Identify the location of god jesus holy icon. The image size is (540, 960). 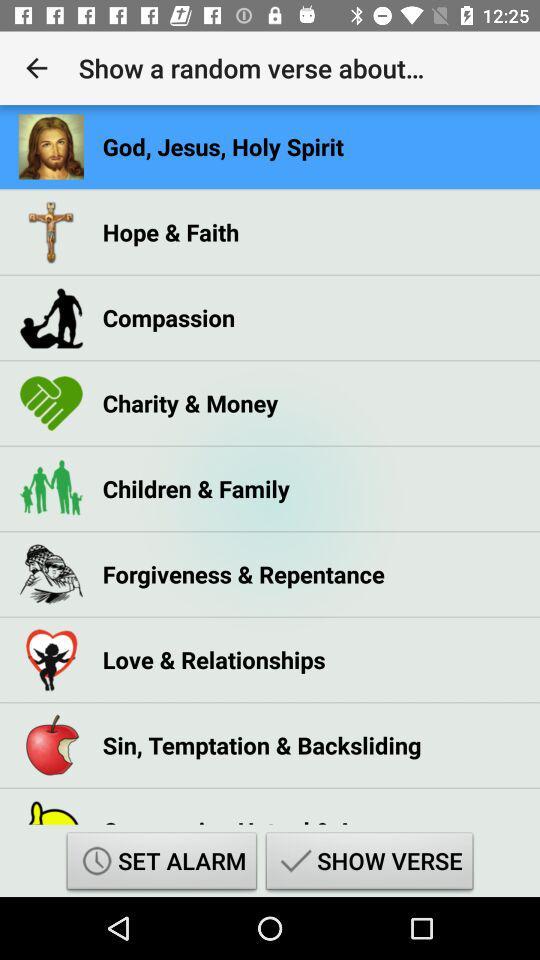
(222, 145).